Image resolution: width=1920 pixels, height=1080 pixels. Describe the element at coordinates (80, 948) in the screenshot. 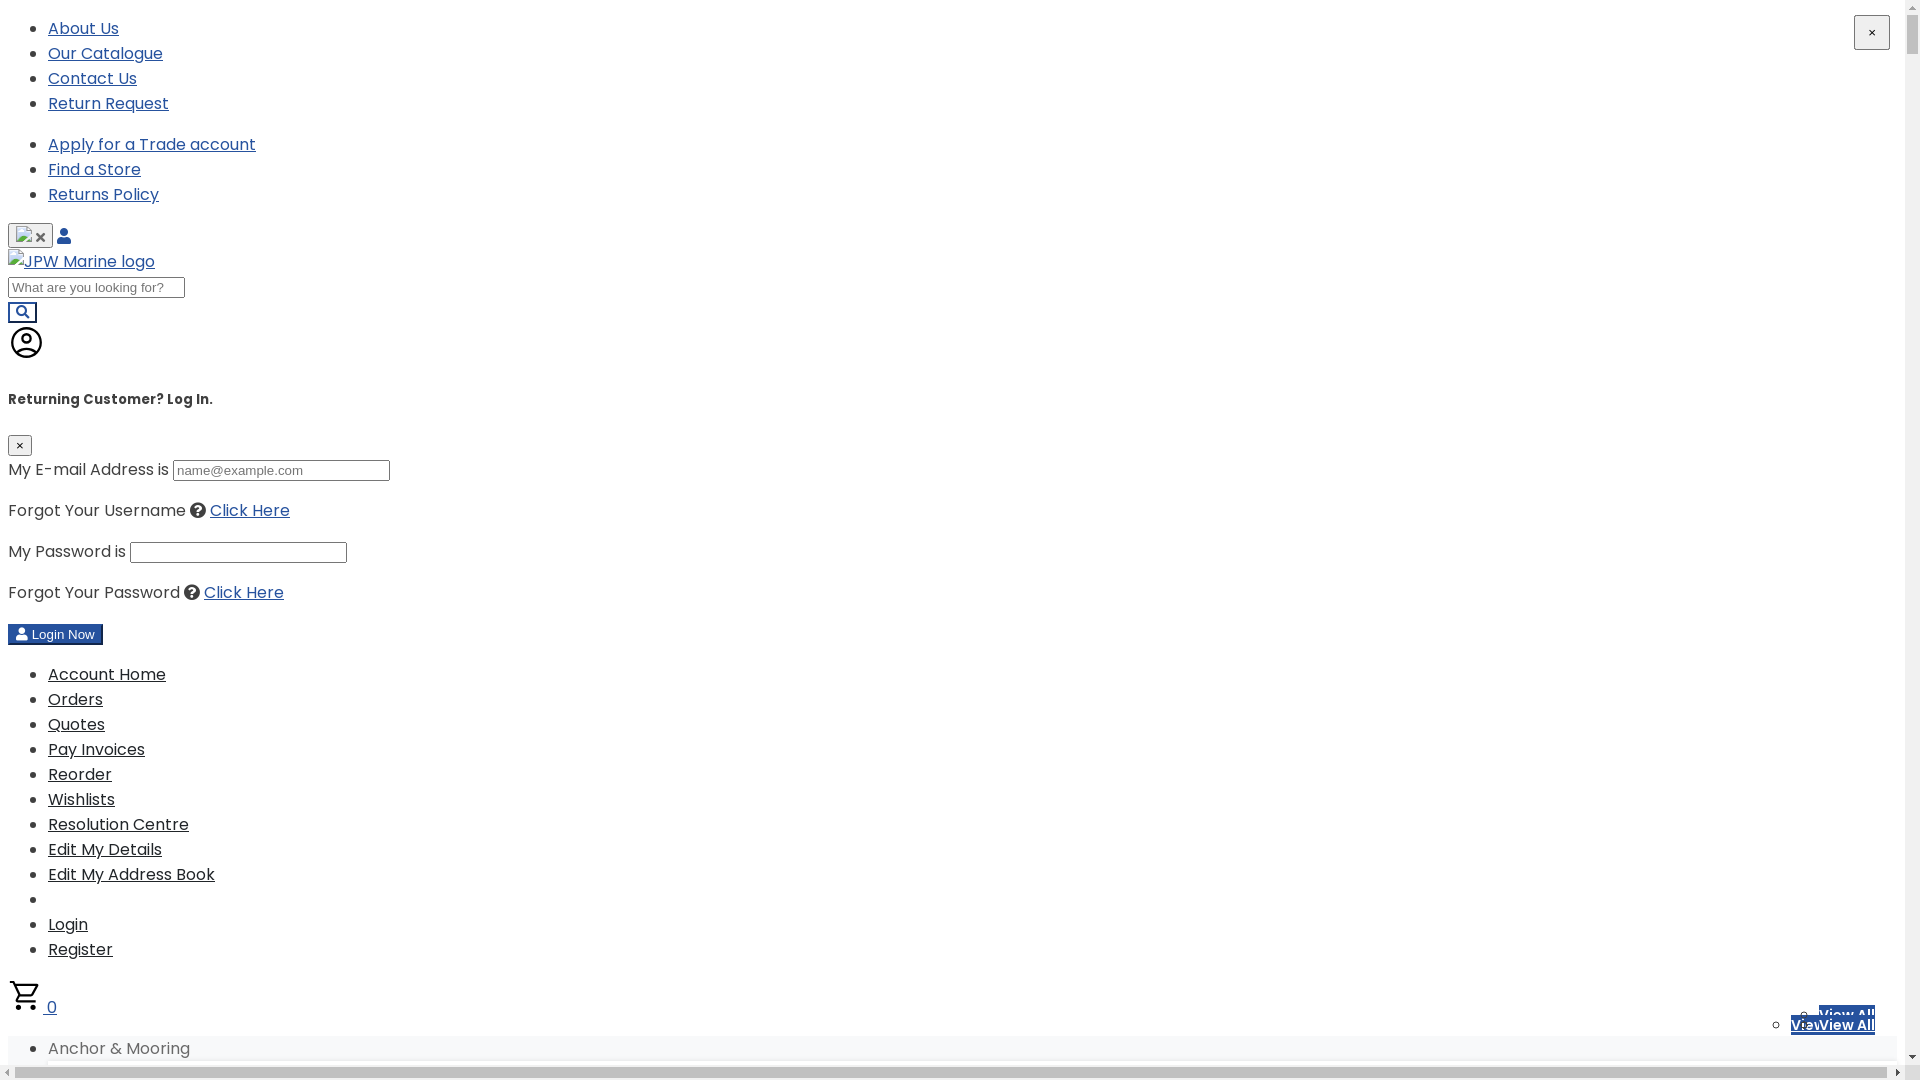

I see `'Register'` at that location.